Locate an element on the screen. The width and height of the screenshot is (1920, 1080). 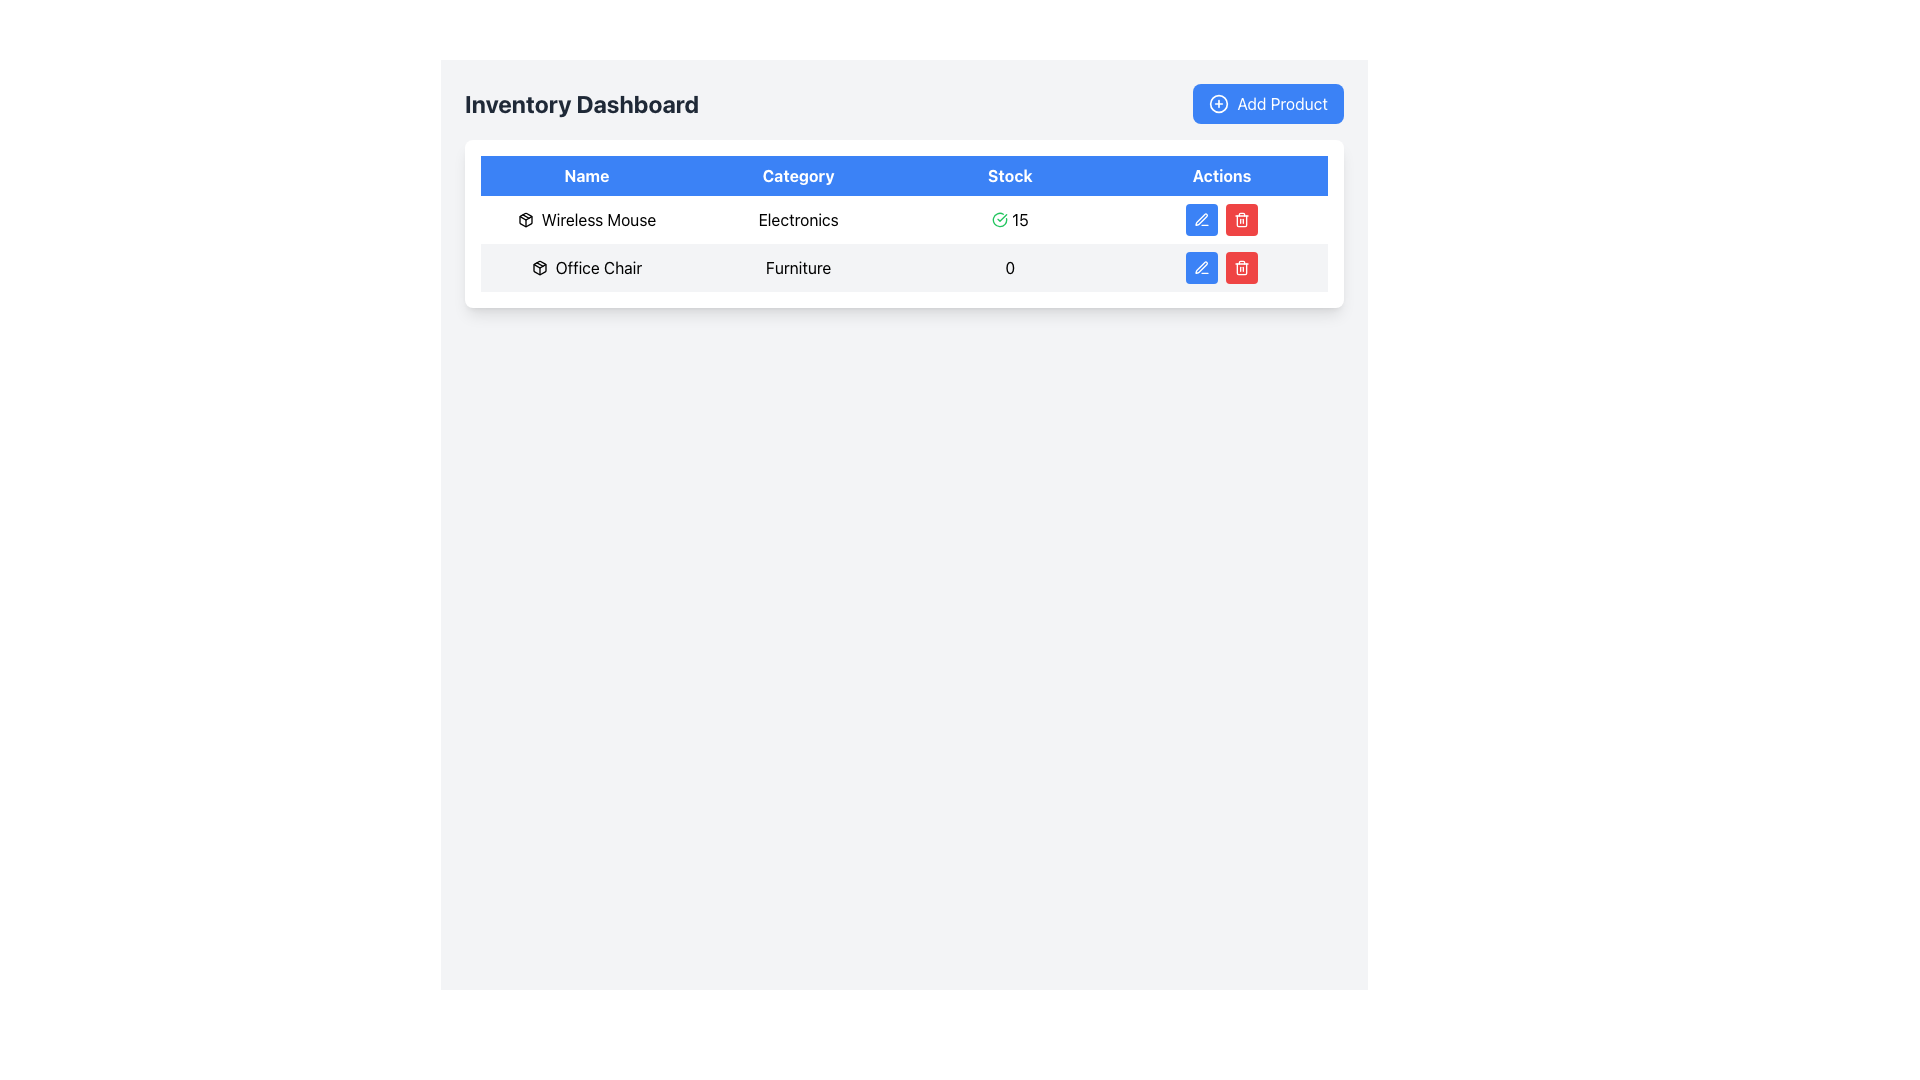
the red delete button with a trash bin icon located in the 'Actions' column of the second row of the table is located at coordinates (1241, 219).